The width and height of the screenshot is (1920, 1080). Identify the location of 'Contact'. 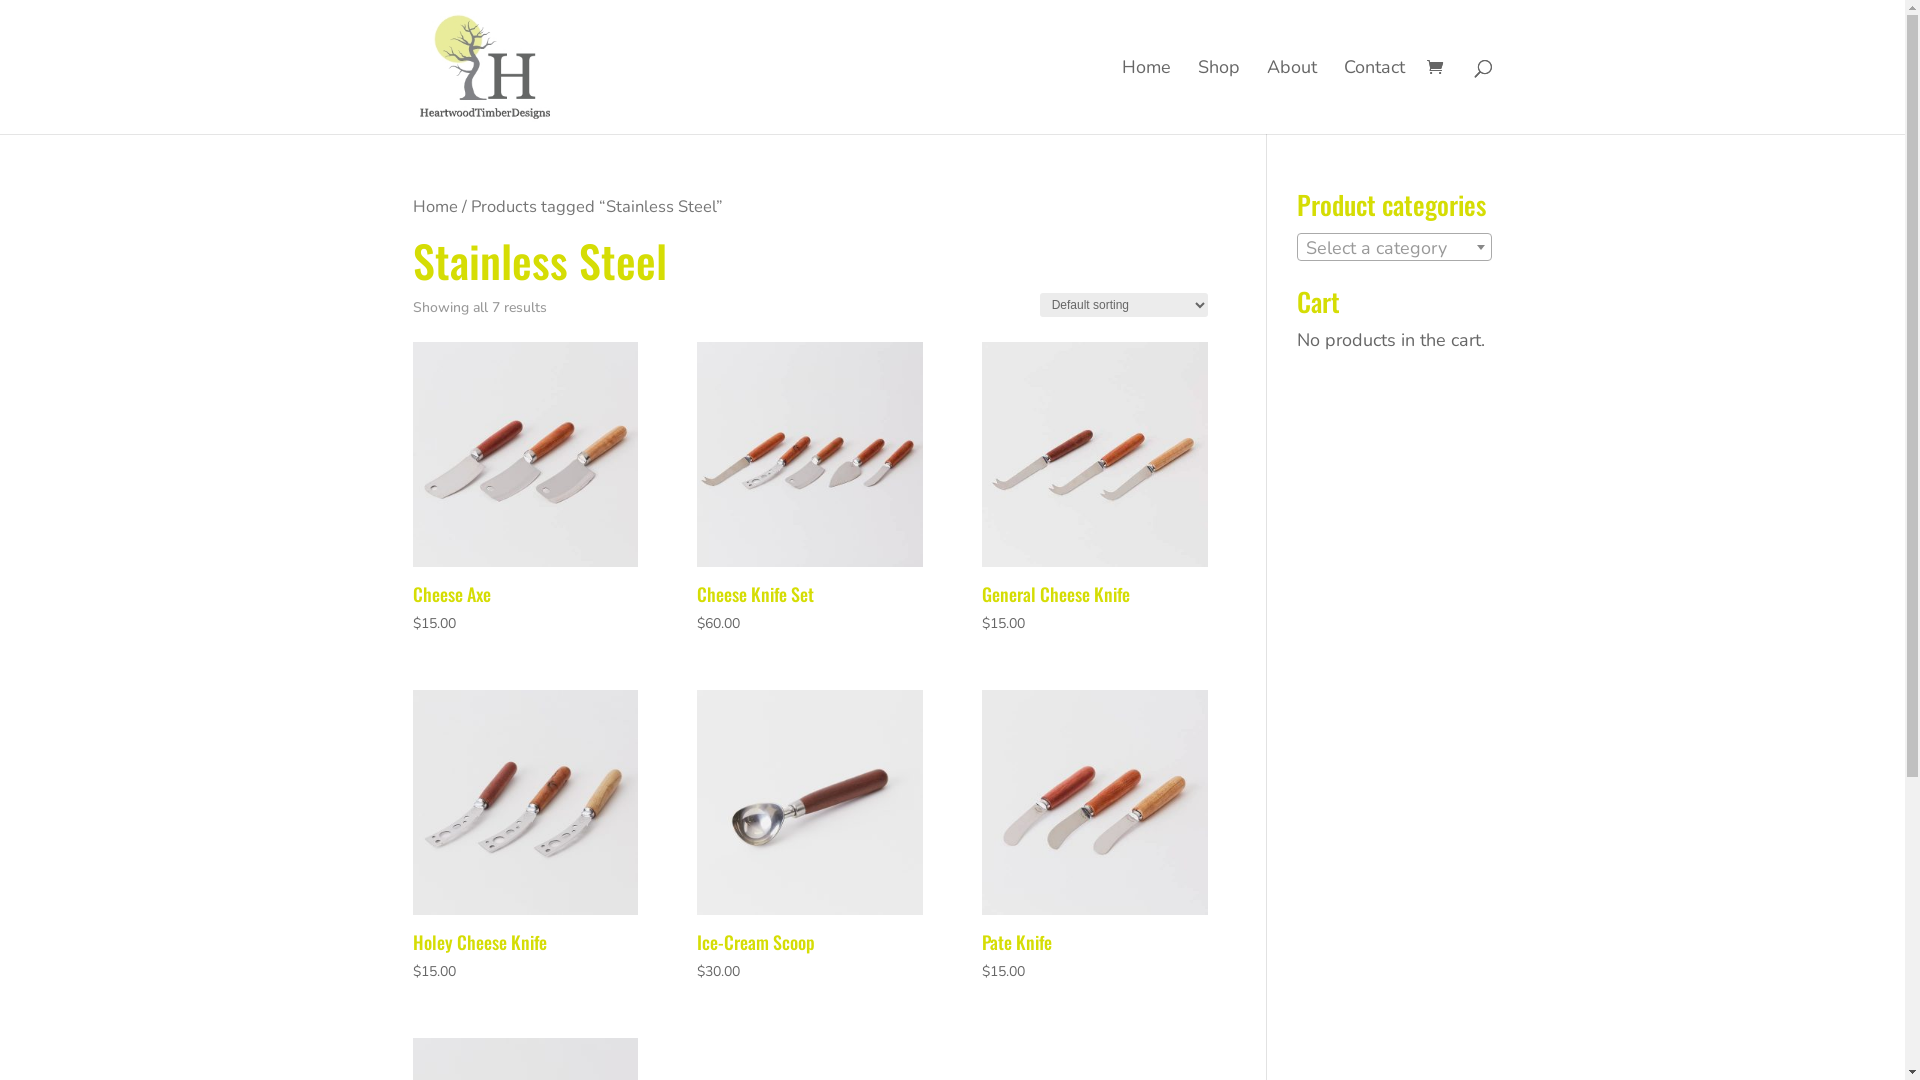
(1373, 96).